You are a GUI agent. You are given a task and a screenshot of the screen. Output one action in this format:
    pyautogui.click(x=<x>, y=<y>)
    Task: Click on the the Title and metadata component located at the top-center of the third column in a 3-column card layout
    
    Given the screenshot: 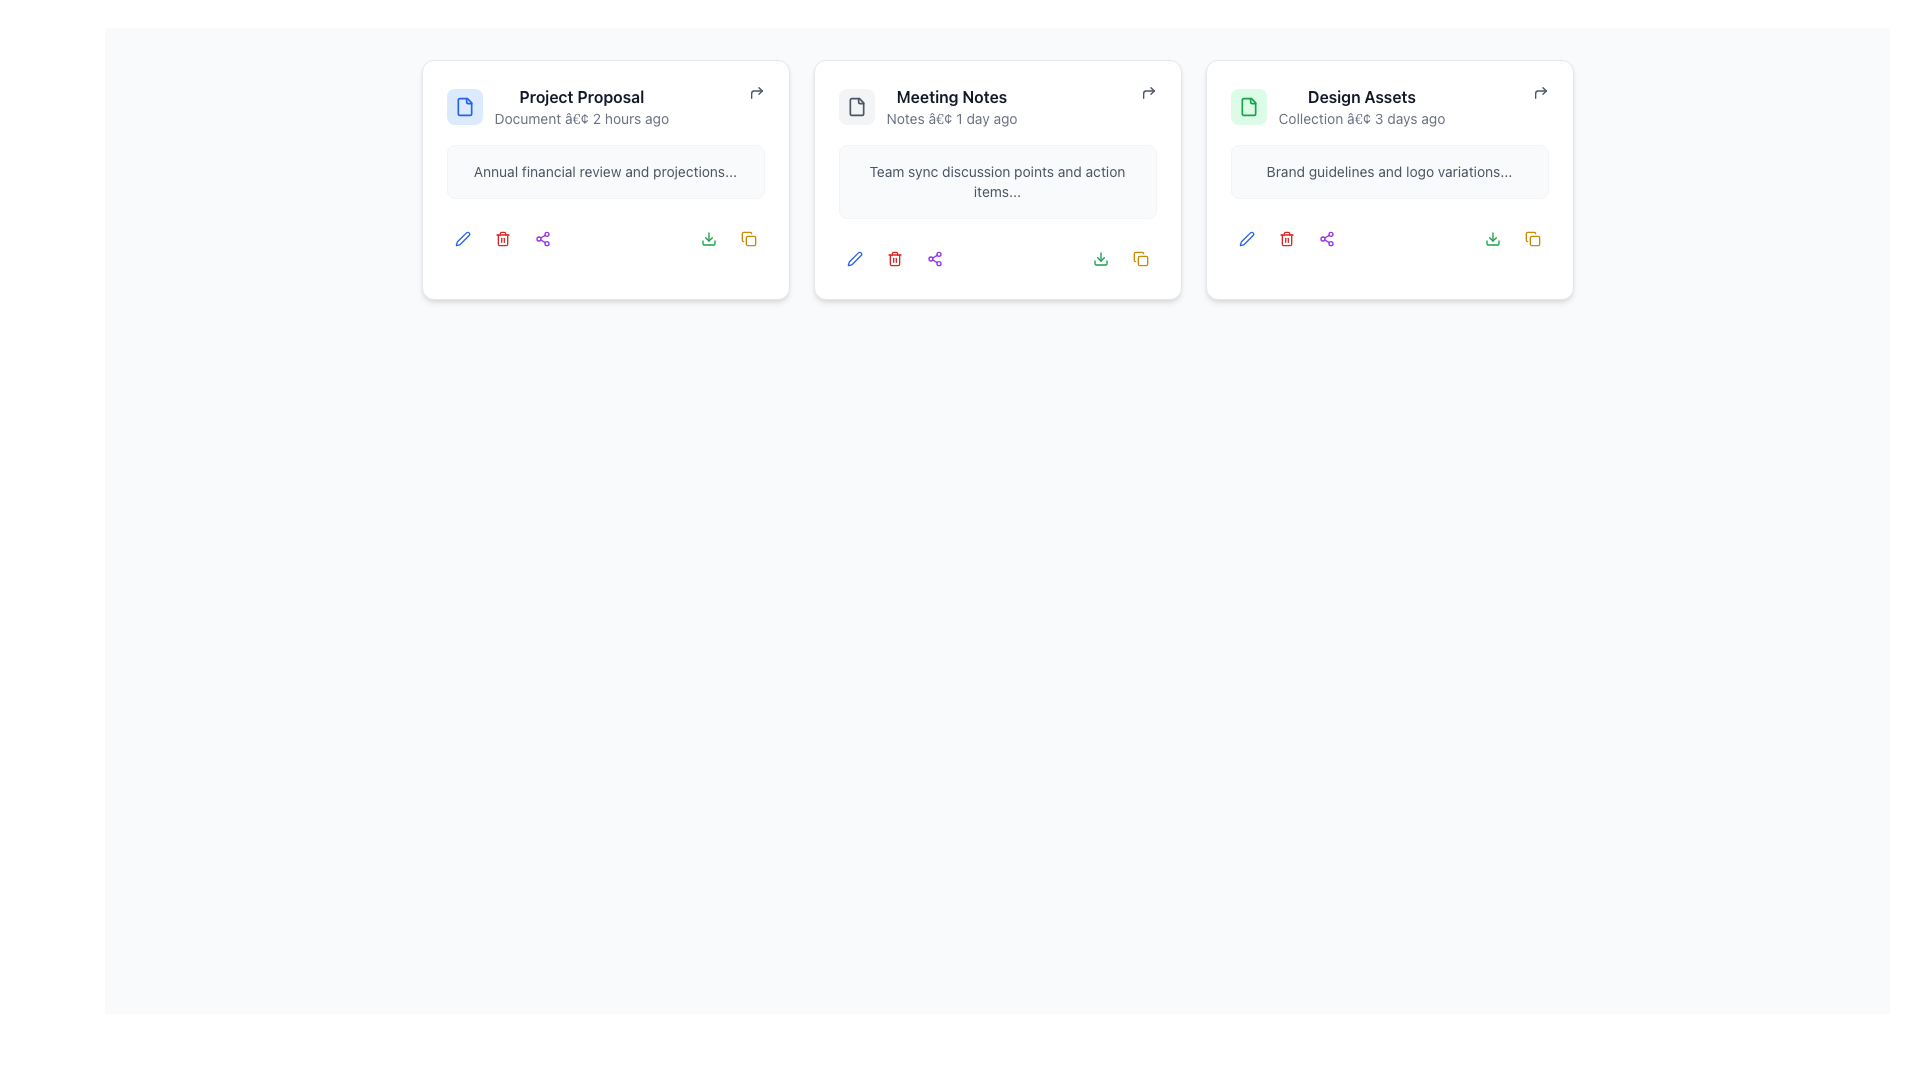 What is the action you would take?
    pyautogui.click(x=1388, y=107)
    